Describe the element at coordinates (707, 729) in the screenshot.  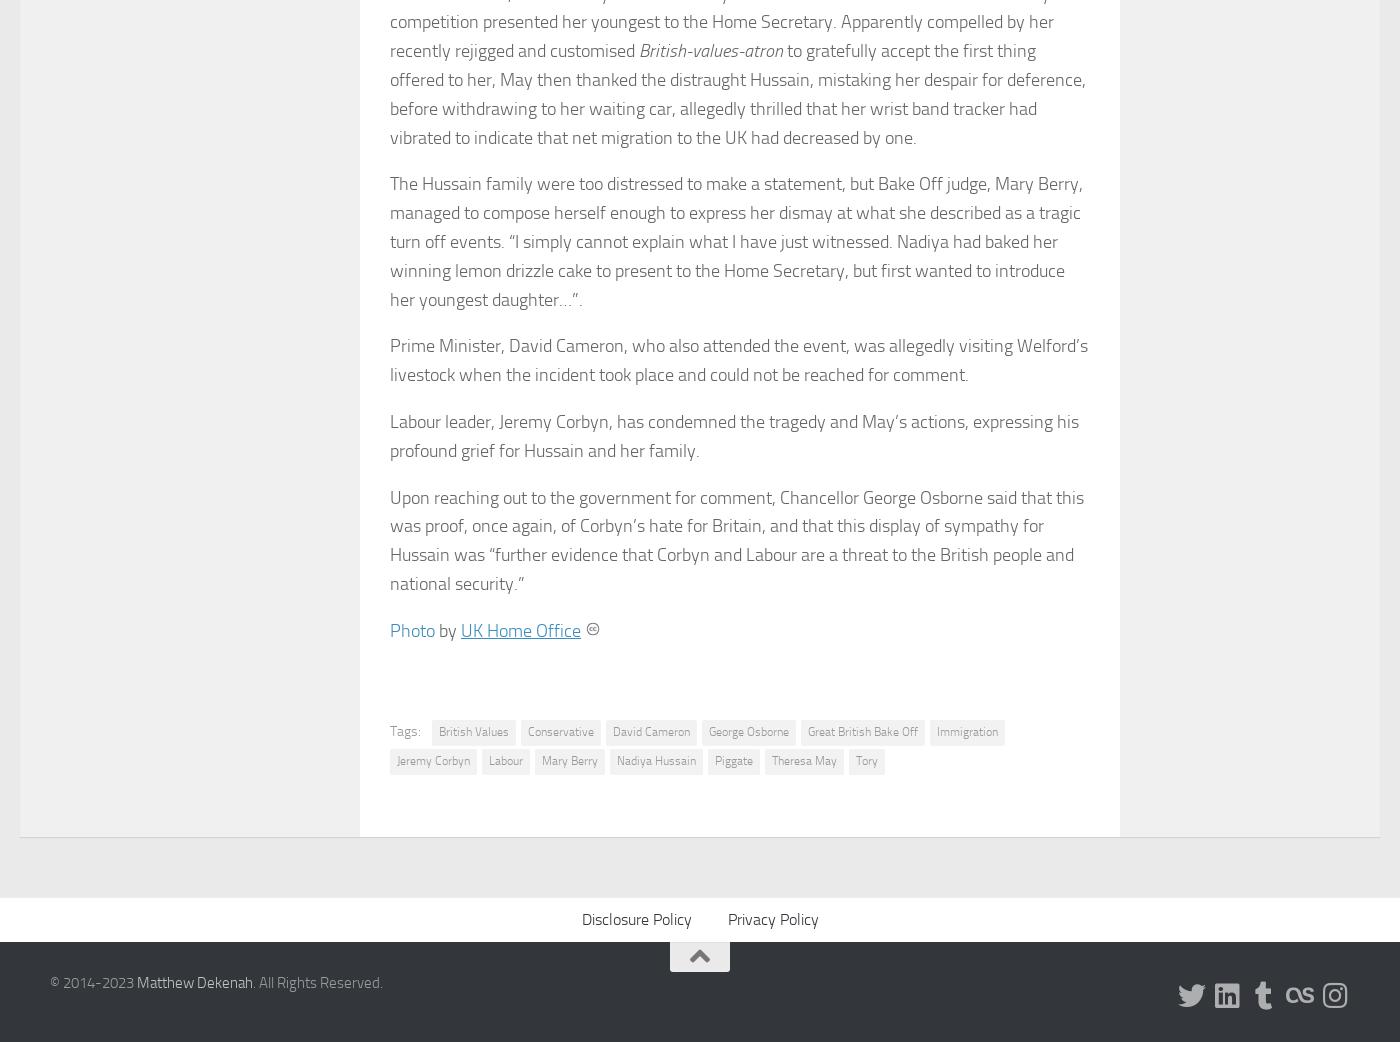
I see `'George Osborne'` at that location.